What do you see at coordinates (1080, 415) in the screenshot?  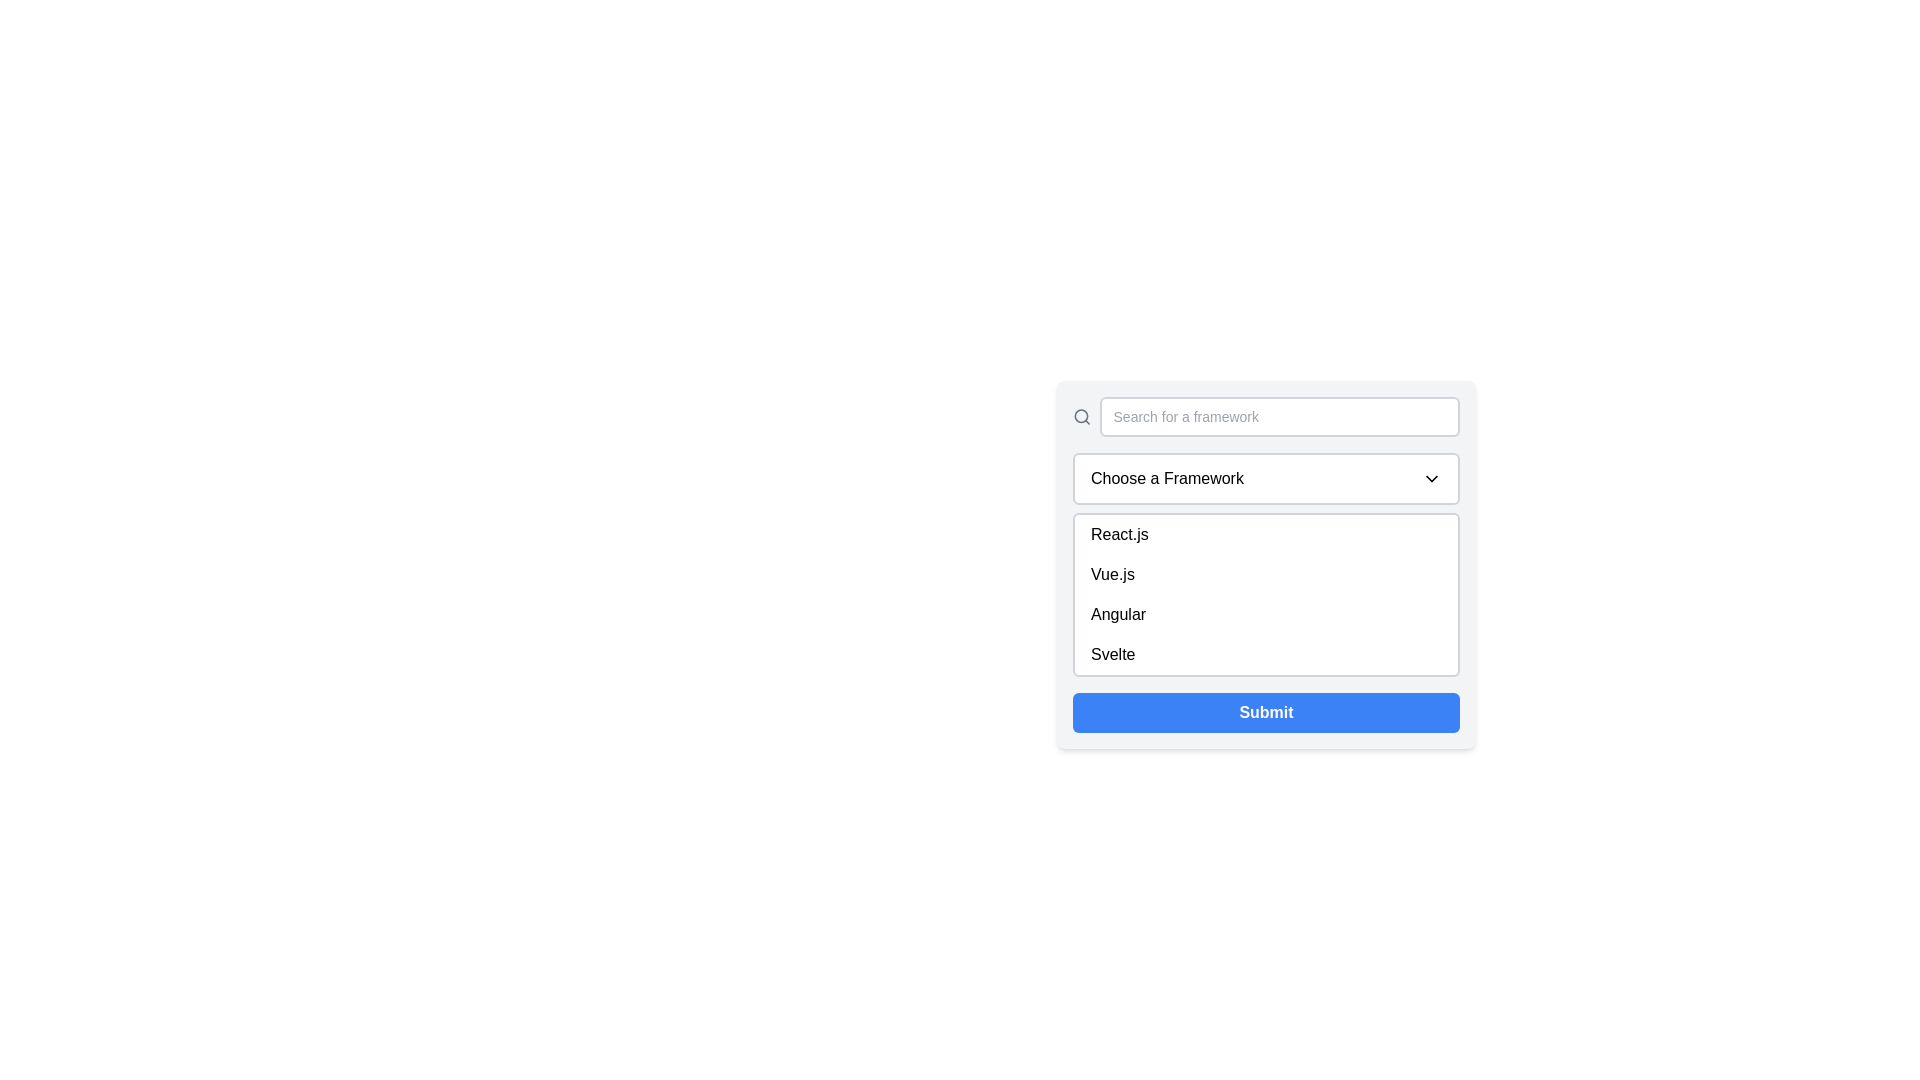 I see `the circular part of the magnifying glass icon representing the search function, which is positioned above the 'Search for a framework' text field` at bounding box center [1080, 415].